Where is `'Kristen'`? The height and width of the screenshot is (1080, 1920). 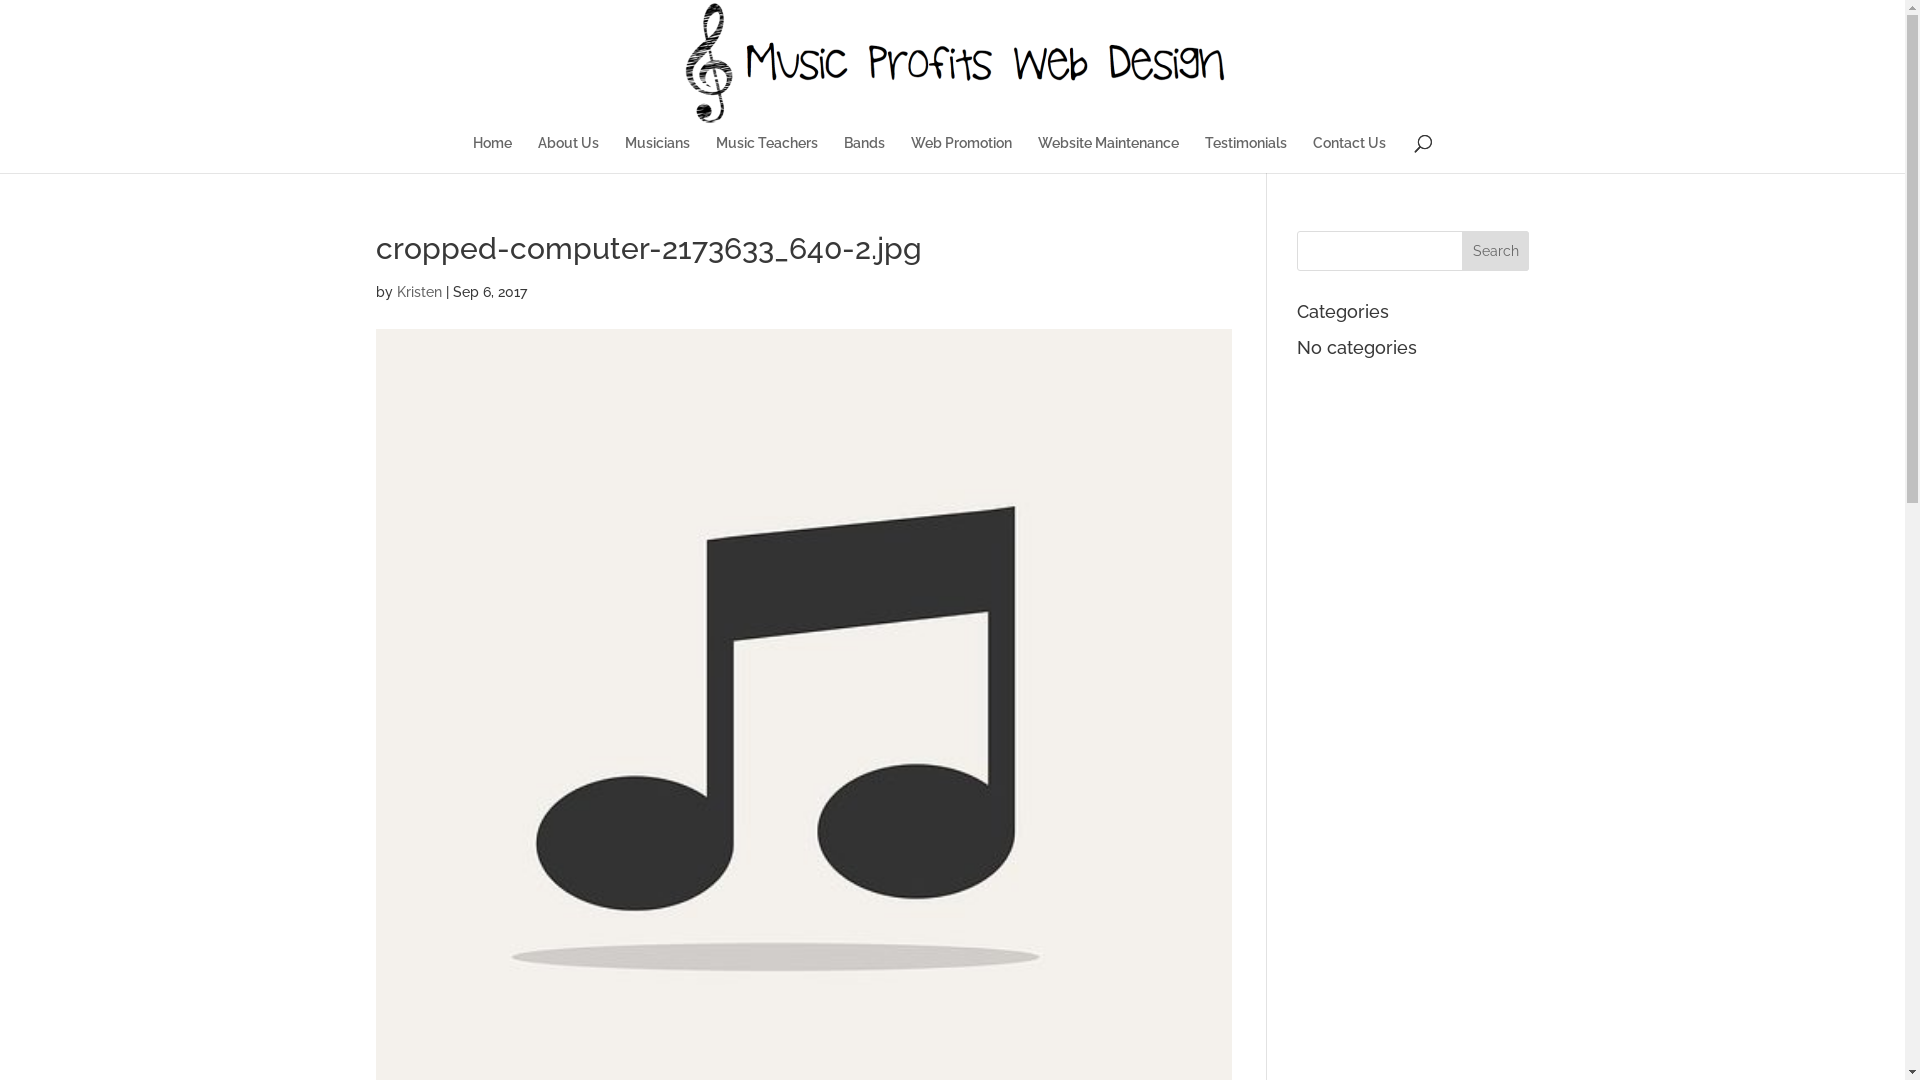
'Kristen' is located at coordinates (395, 292).